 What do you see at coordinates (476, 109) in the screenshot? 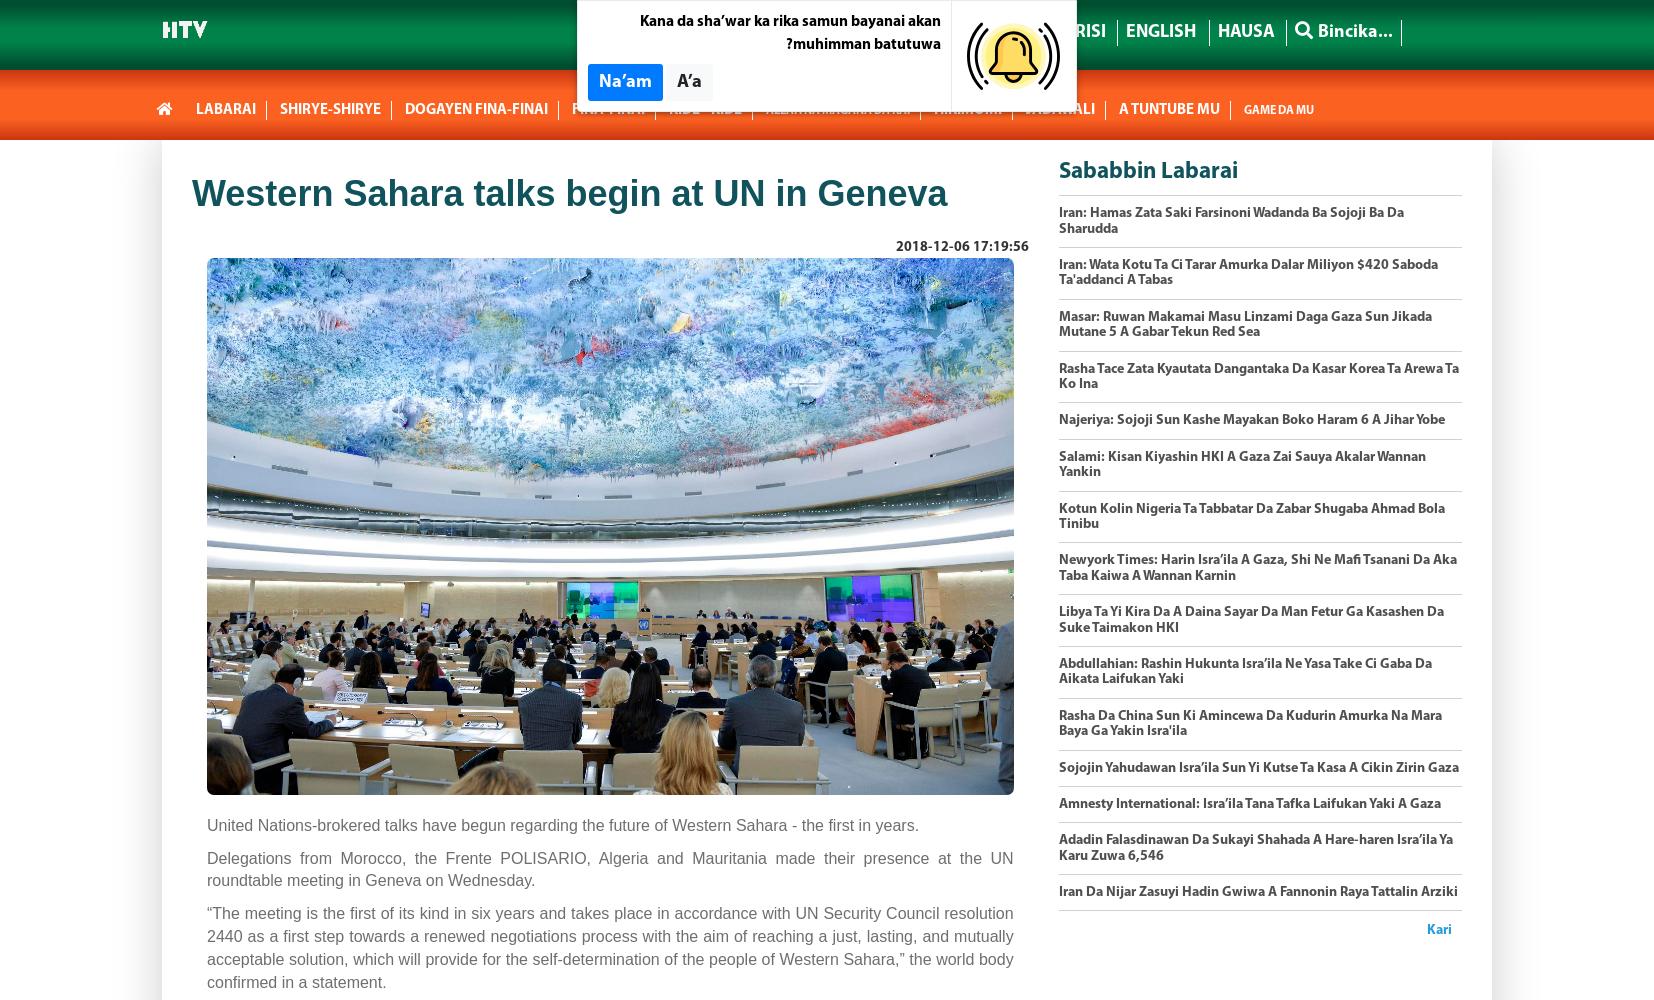
I see `'DOGAYEN FINA-FINAI'` at bounding box center [476, 109].